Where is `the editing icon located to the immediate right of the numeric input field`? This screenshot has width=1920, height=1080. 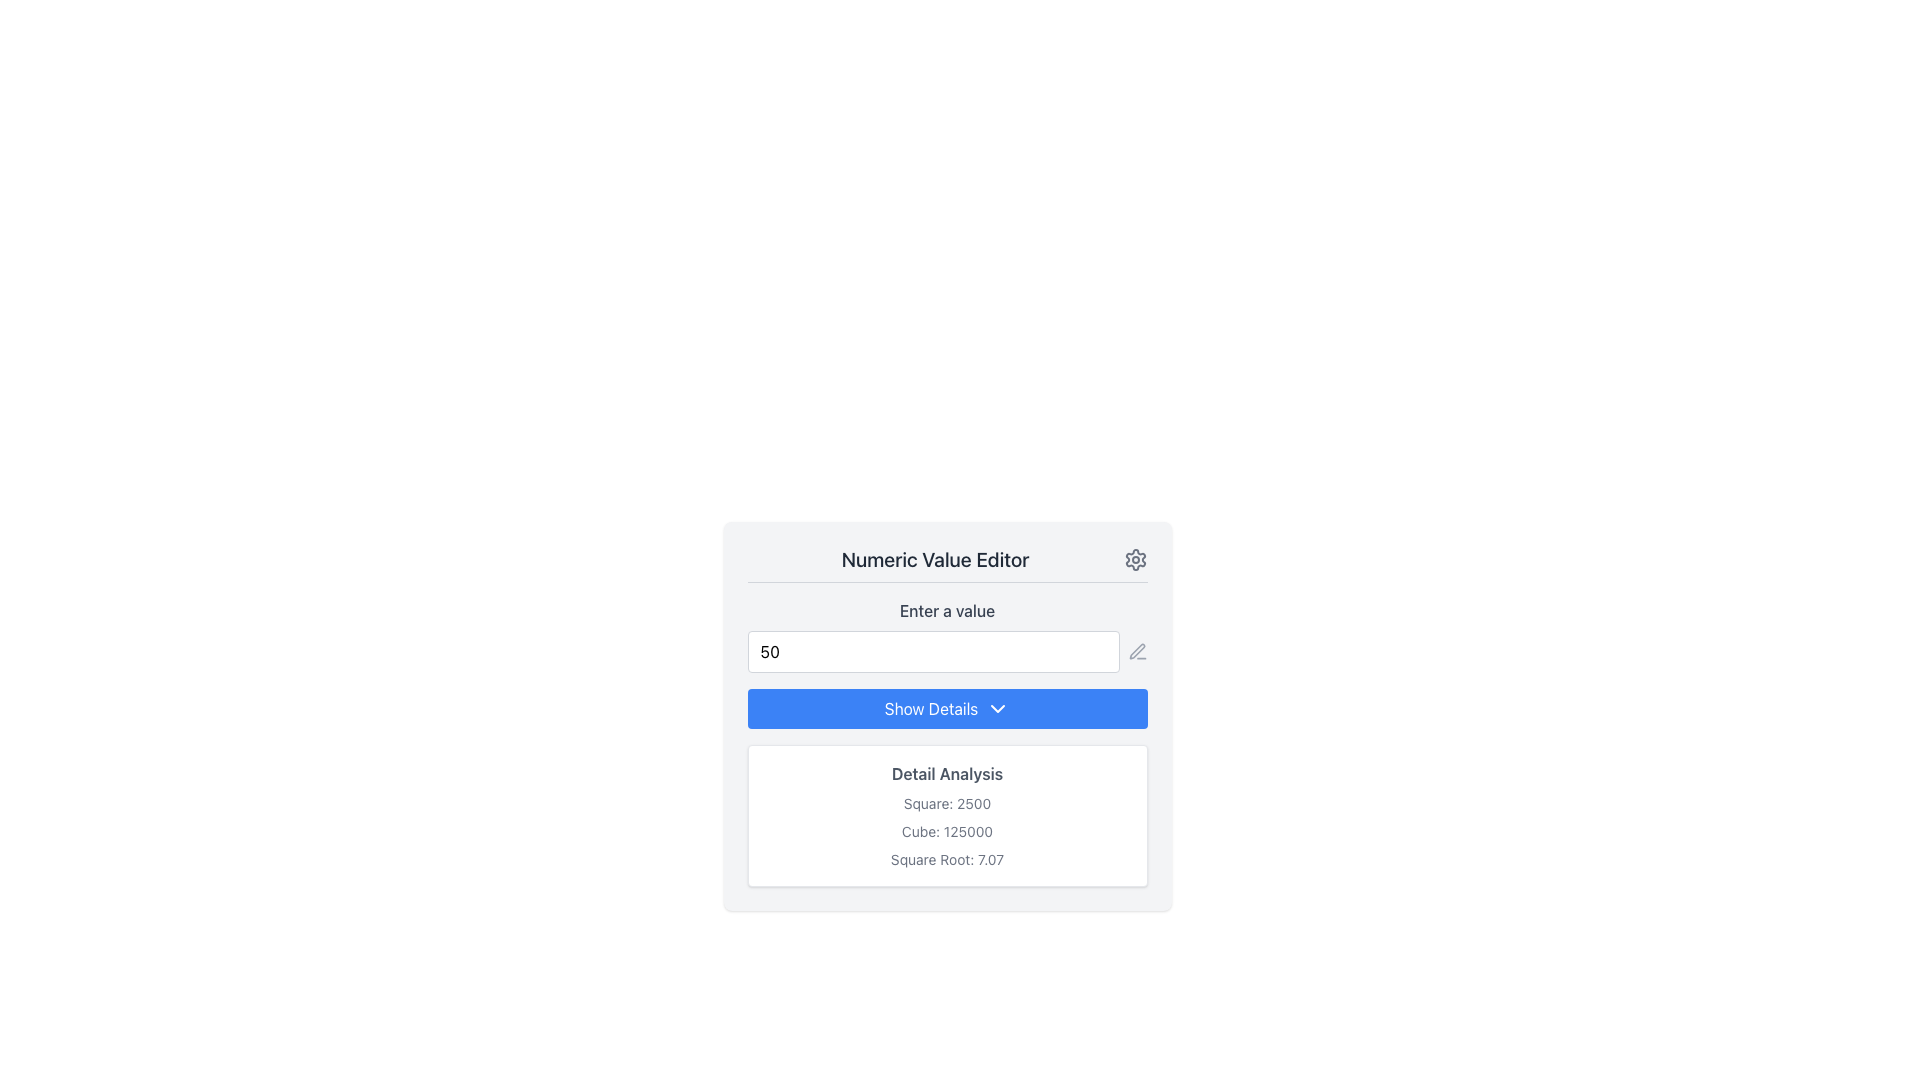 the editing icon located to the immediate right of the numeric input field is located at coordinates (1137, 651).